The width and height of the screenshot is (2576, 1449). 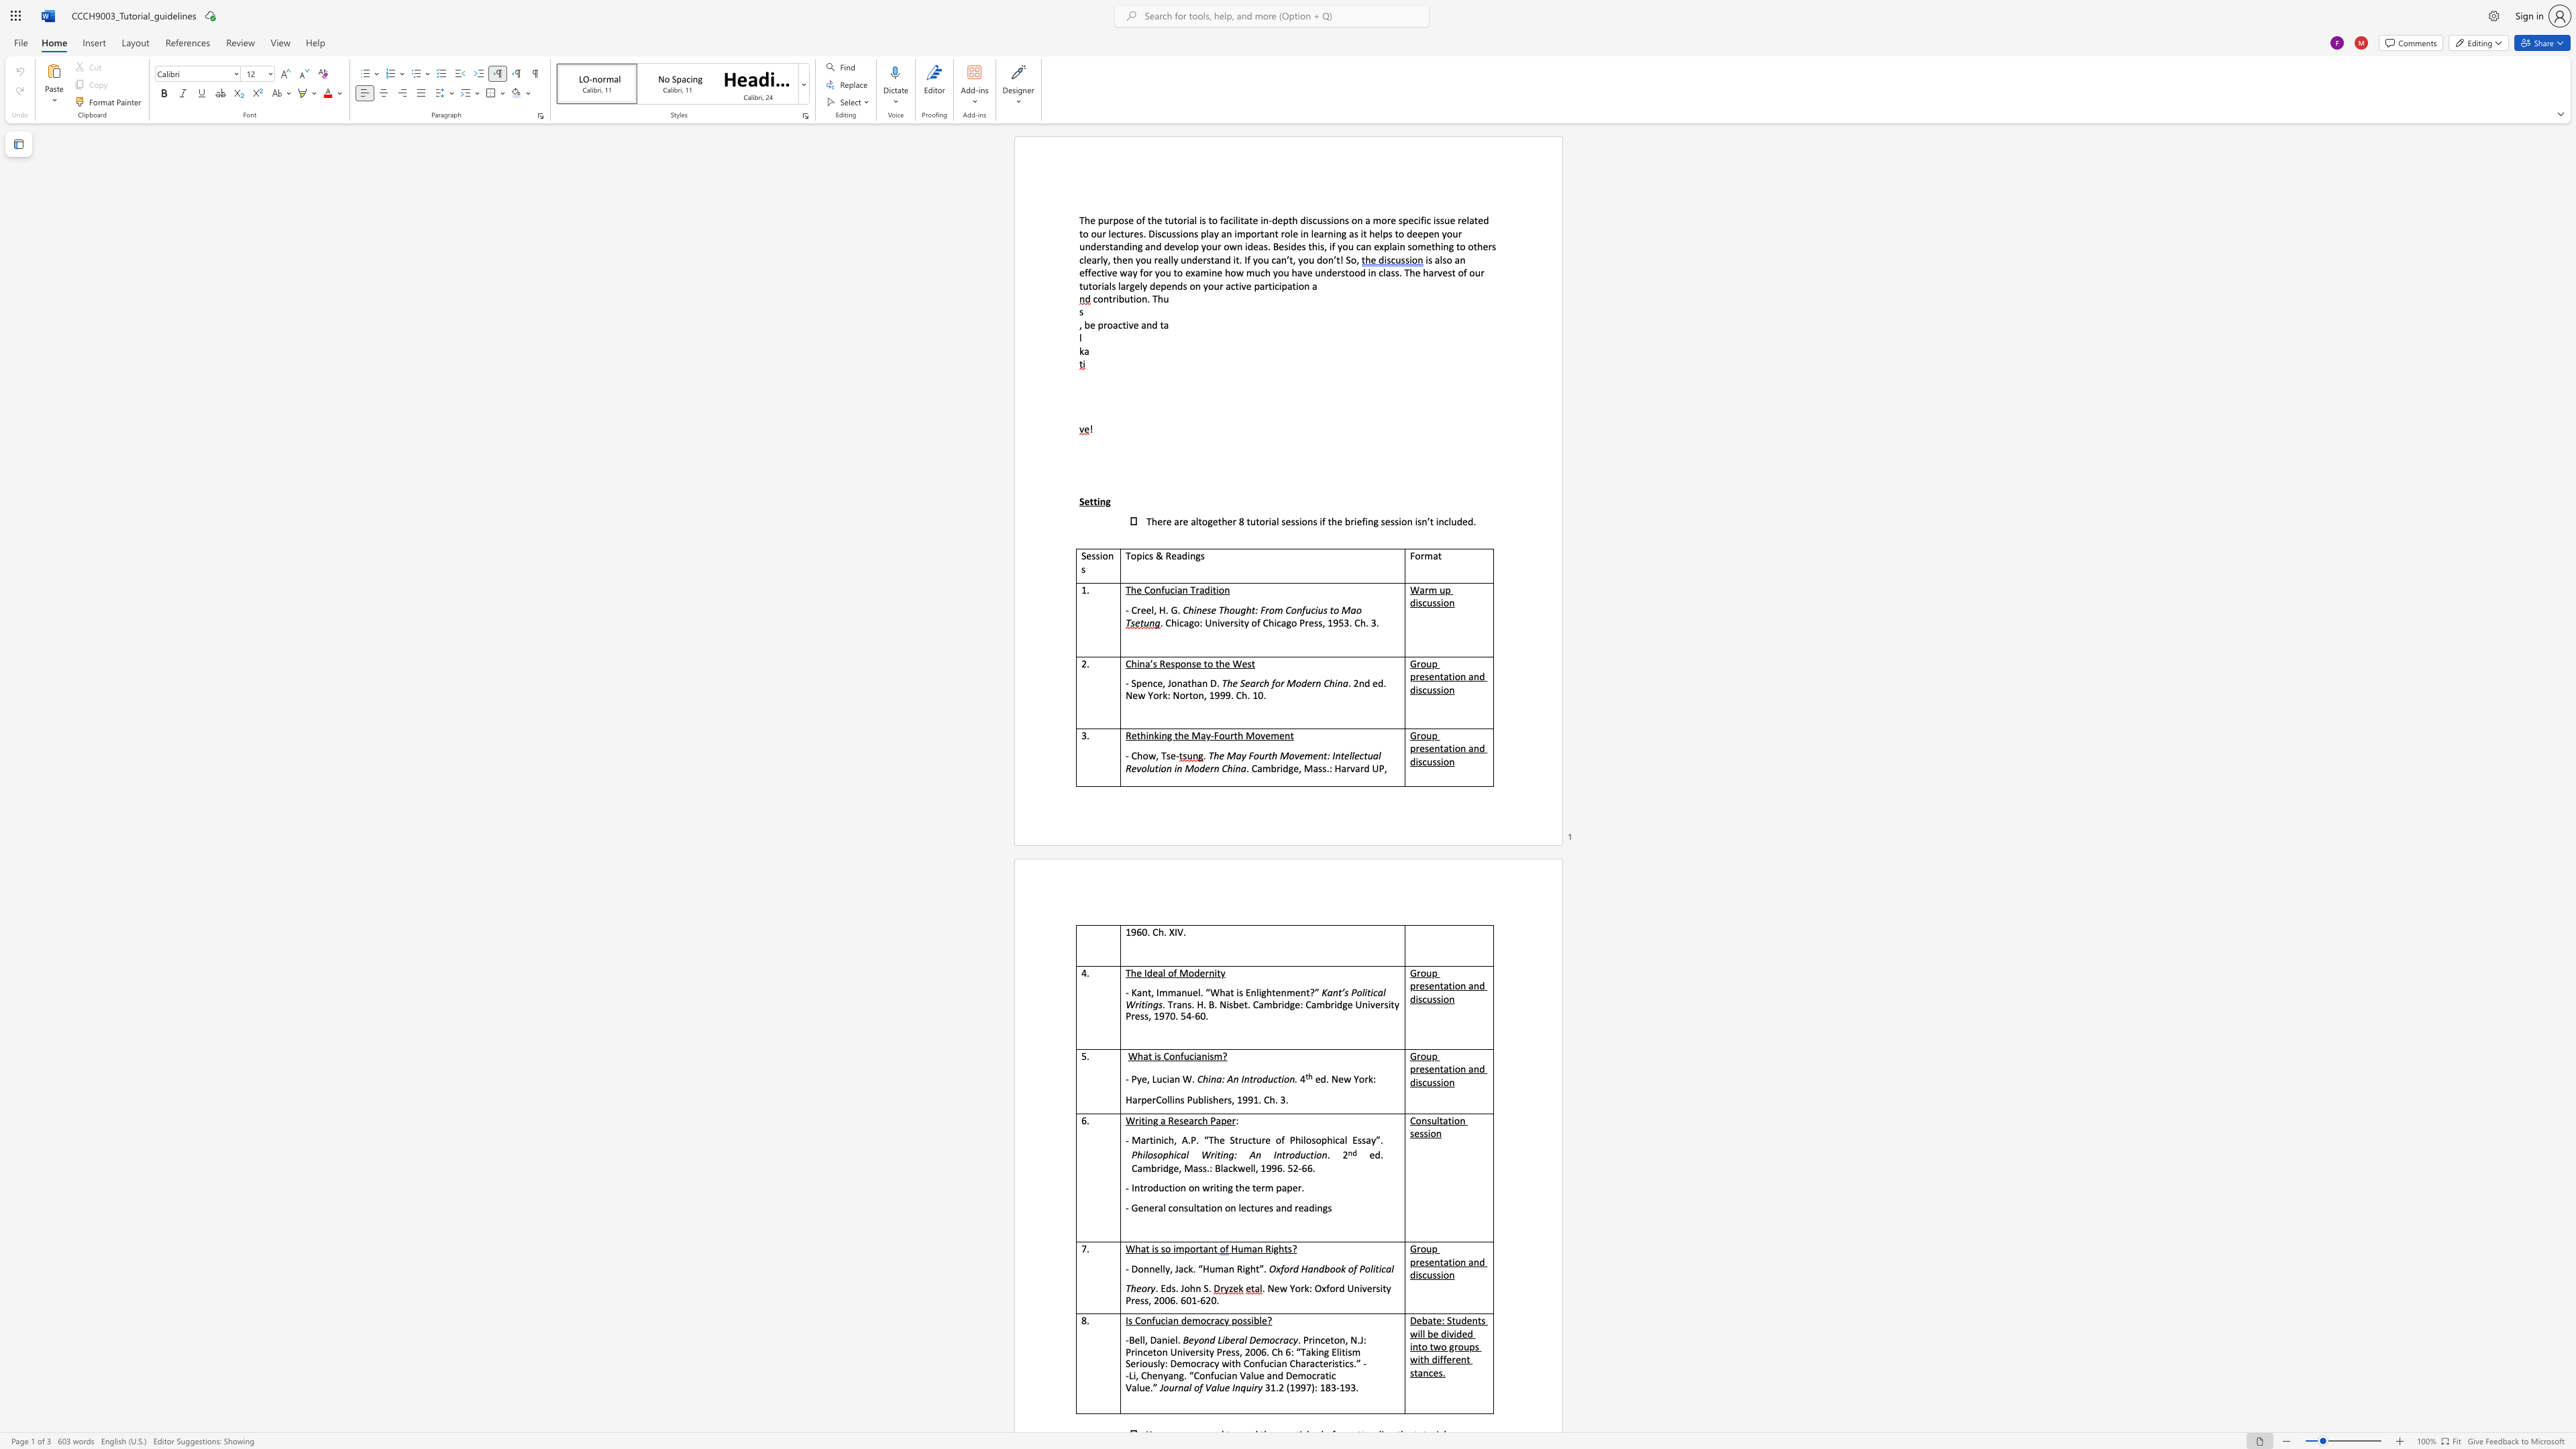 I want to click on the subset text "ents will be divided into two groups with different stances" within the text "Debate: Students will be divided into two groups with different stances.", so click(x=1465, y=1320).